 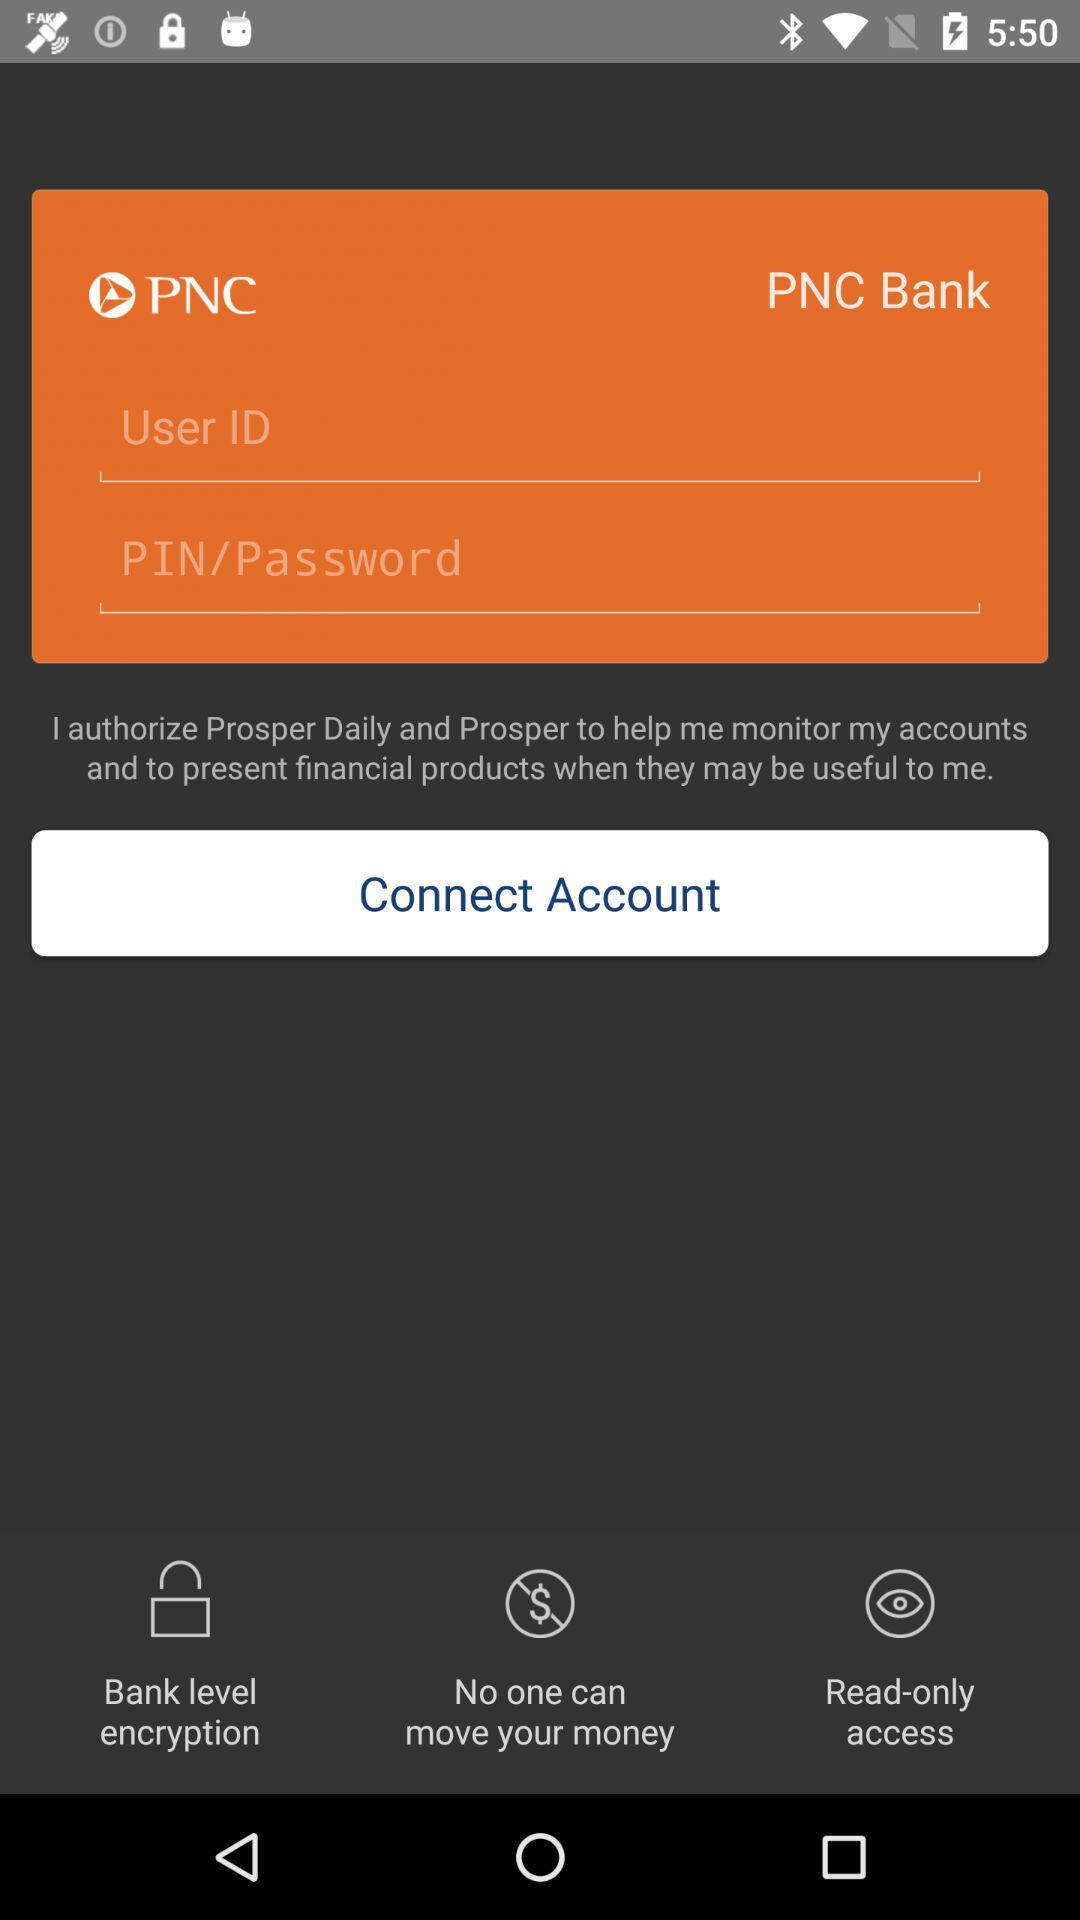 What do you see at coordinates (540, 558) in the screenshot?
I see `password` at bounding box center [540, 558].